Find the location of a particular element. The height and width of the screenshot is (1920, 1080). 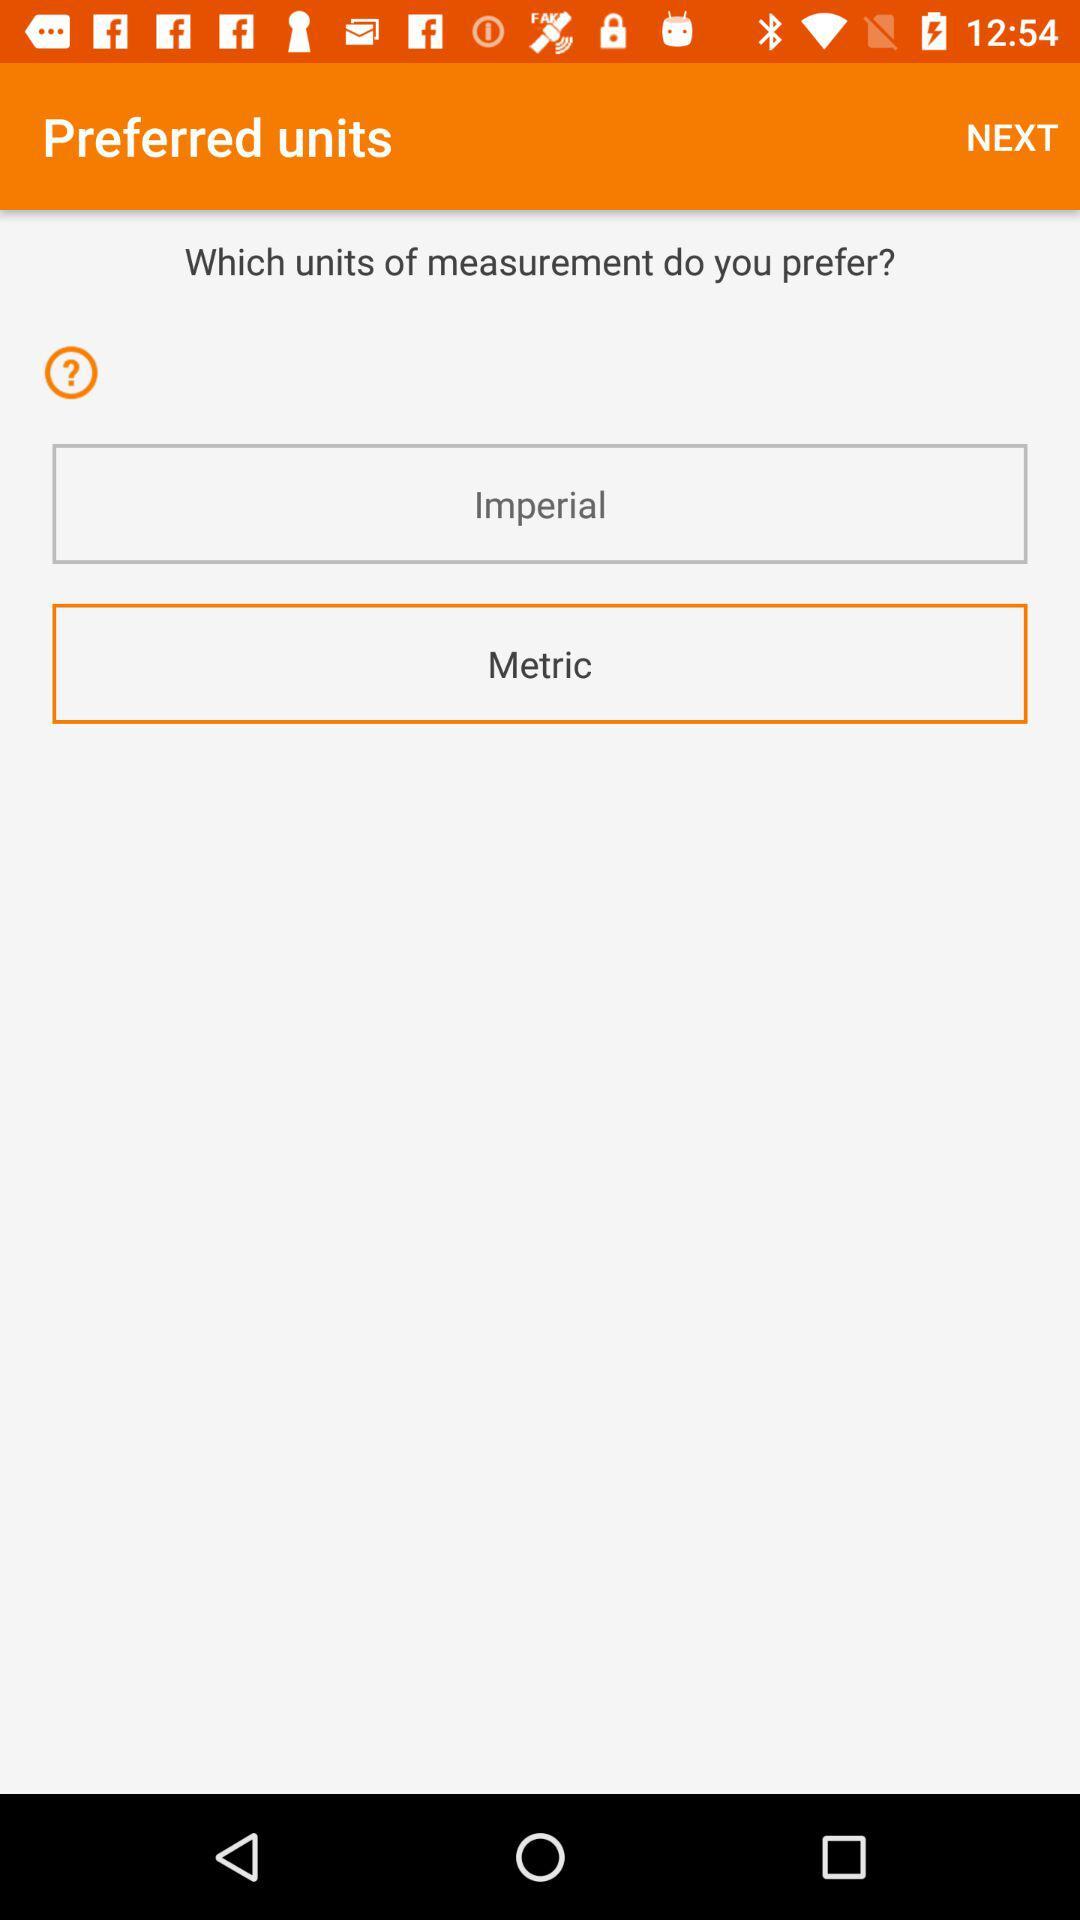

the item below next item is located at coordinates (540, 259).